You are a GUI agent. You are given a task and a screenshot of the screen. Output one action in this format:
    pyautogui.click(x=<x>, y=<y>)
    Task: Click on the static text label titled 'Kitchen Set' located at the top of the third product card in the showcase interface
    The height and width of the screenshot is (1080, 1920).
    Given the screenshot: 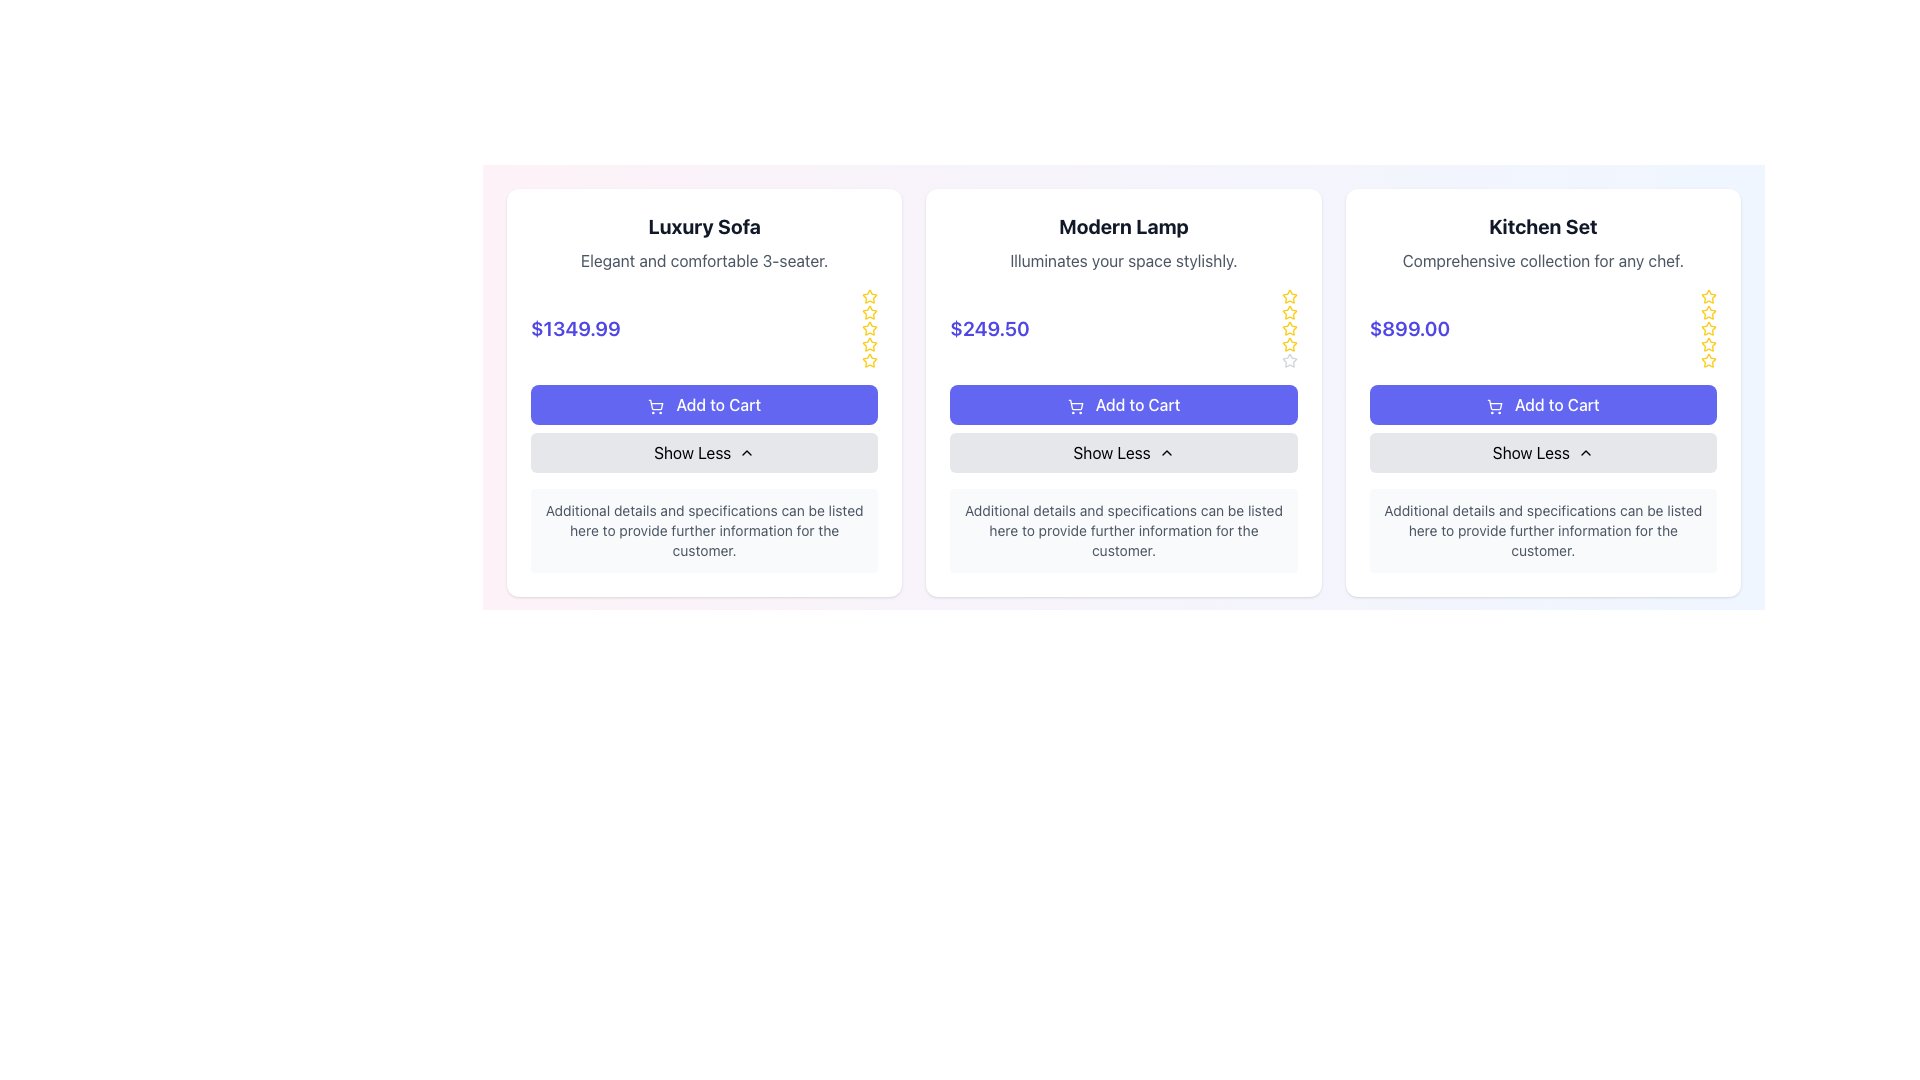 What is the action you would take?
    pyautogui.click(x=1542, y=226)
    